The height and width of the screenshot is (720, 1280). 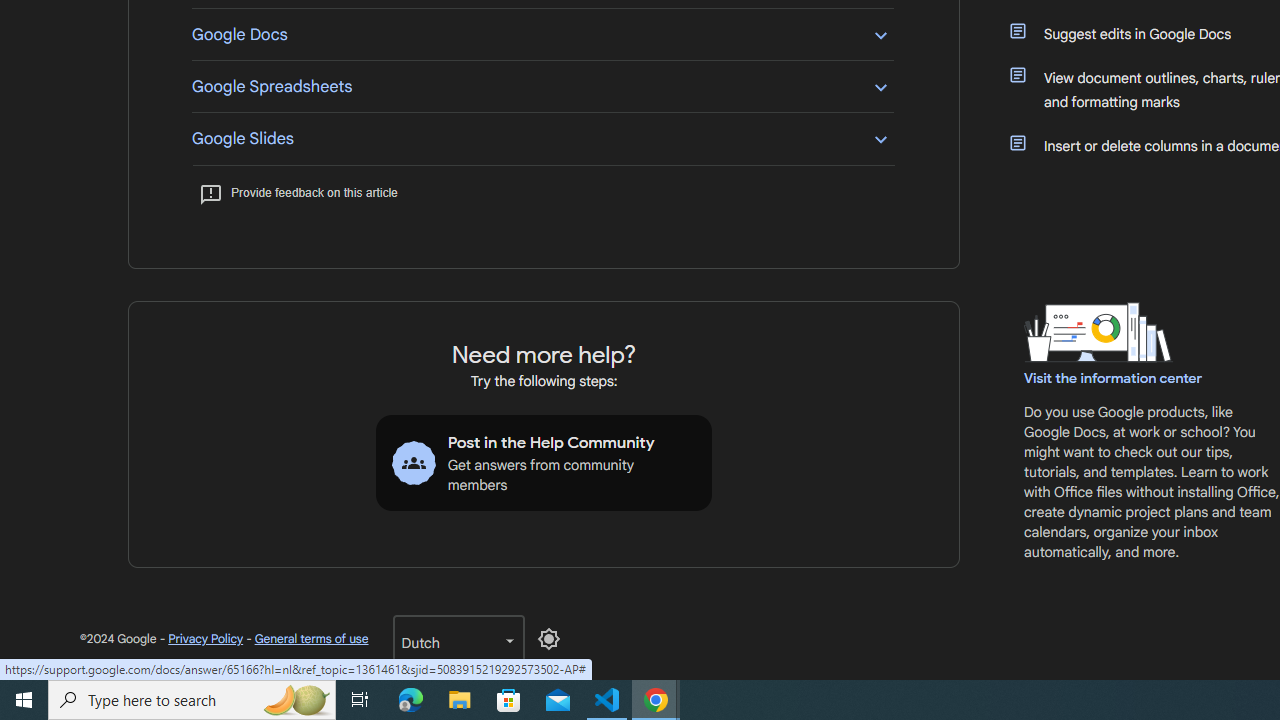 I want to click on 'Provide feedback on this article', so click(x=297, y=192).